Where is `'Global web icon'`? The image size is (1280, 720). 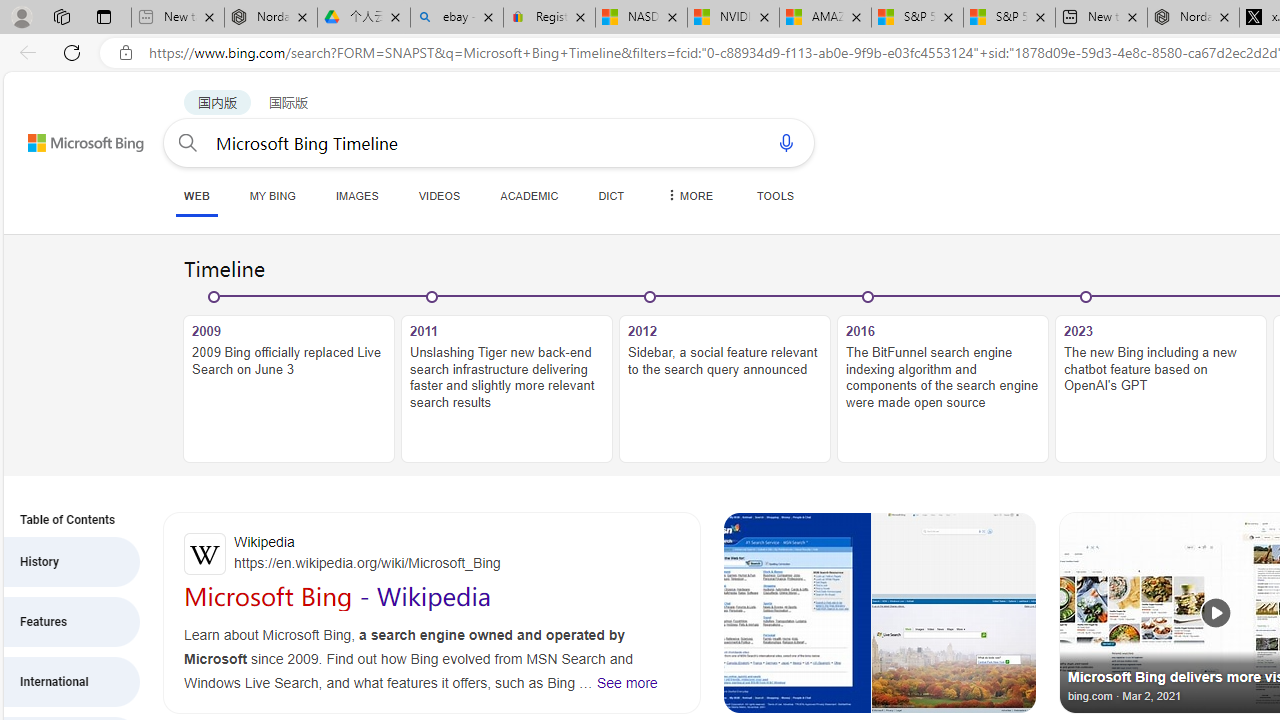
'Global web icon' is located at coordinates (205, 554).